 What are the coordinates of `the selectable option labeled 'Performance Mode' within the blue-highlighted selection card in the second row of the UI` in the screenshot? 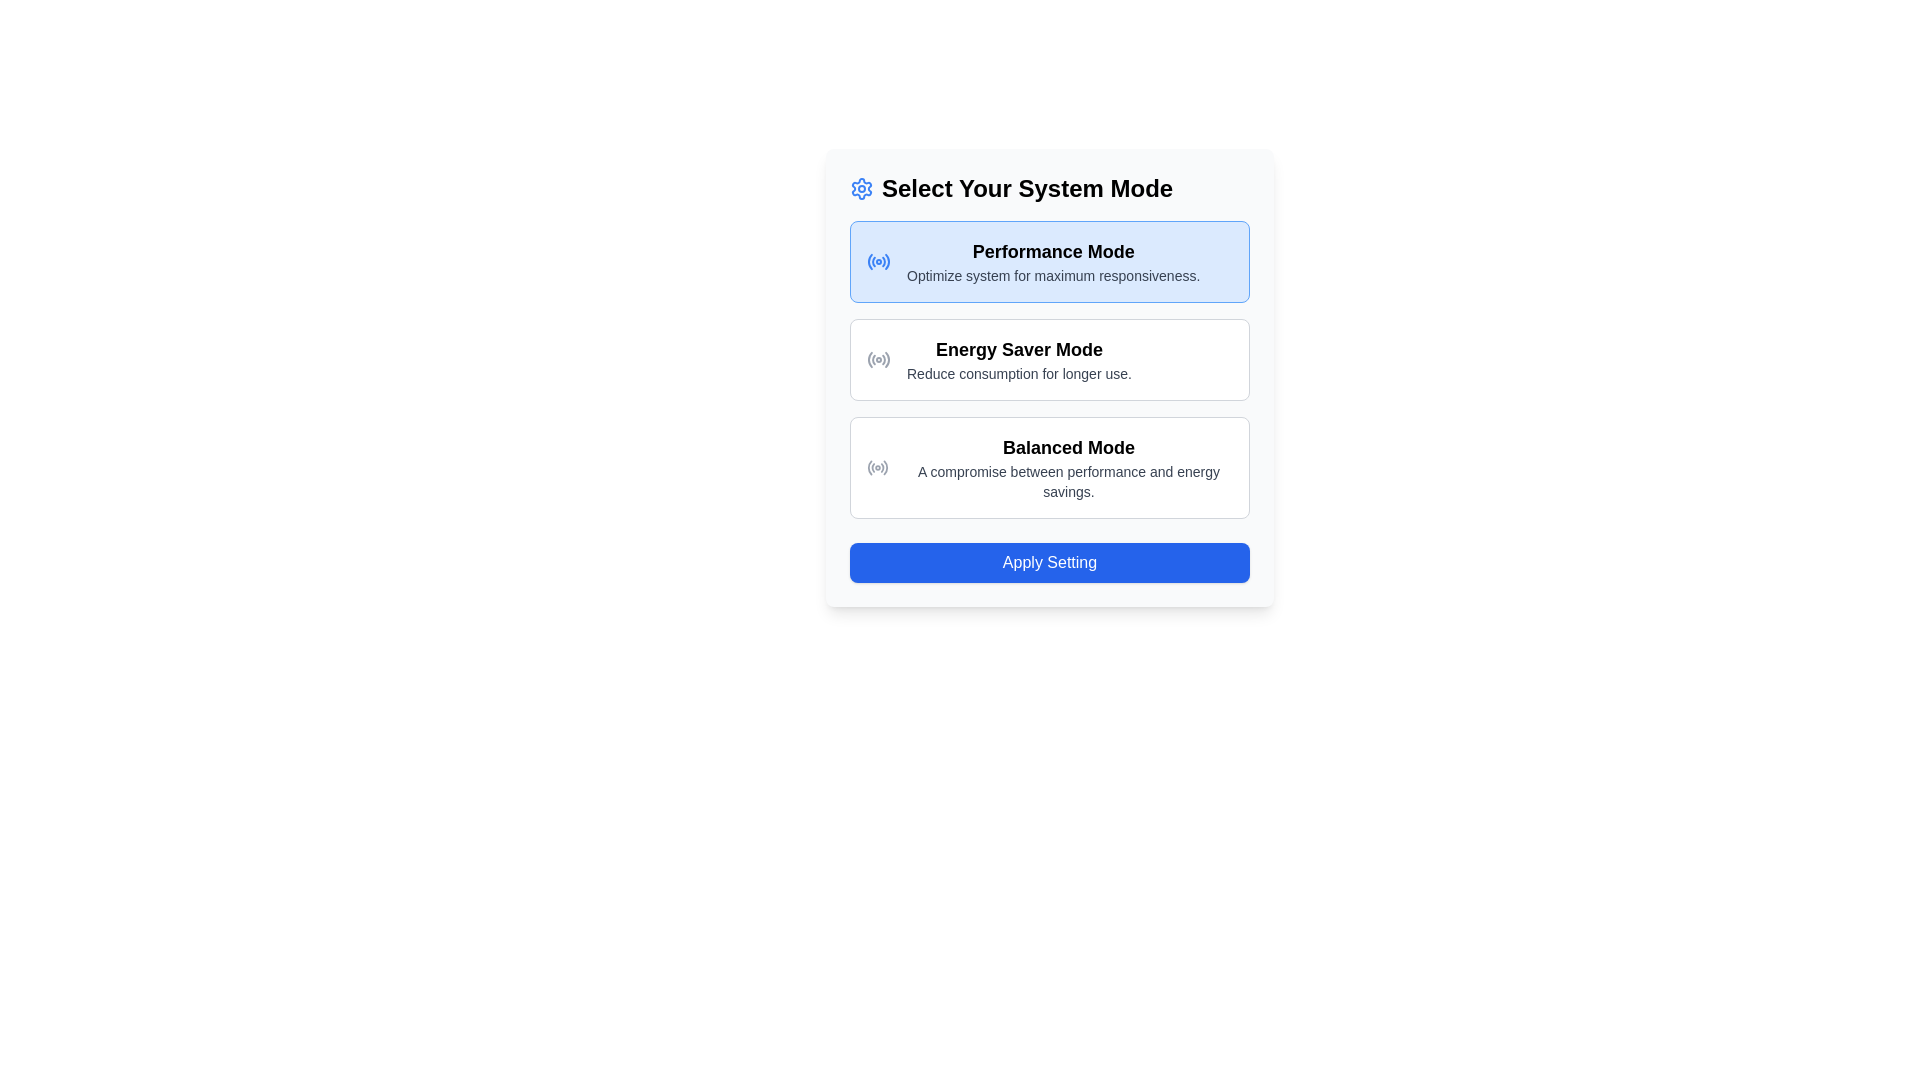 It's located at (1052, 261).